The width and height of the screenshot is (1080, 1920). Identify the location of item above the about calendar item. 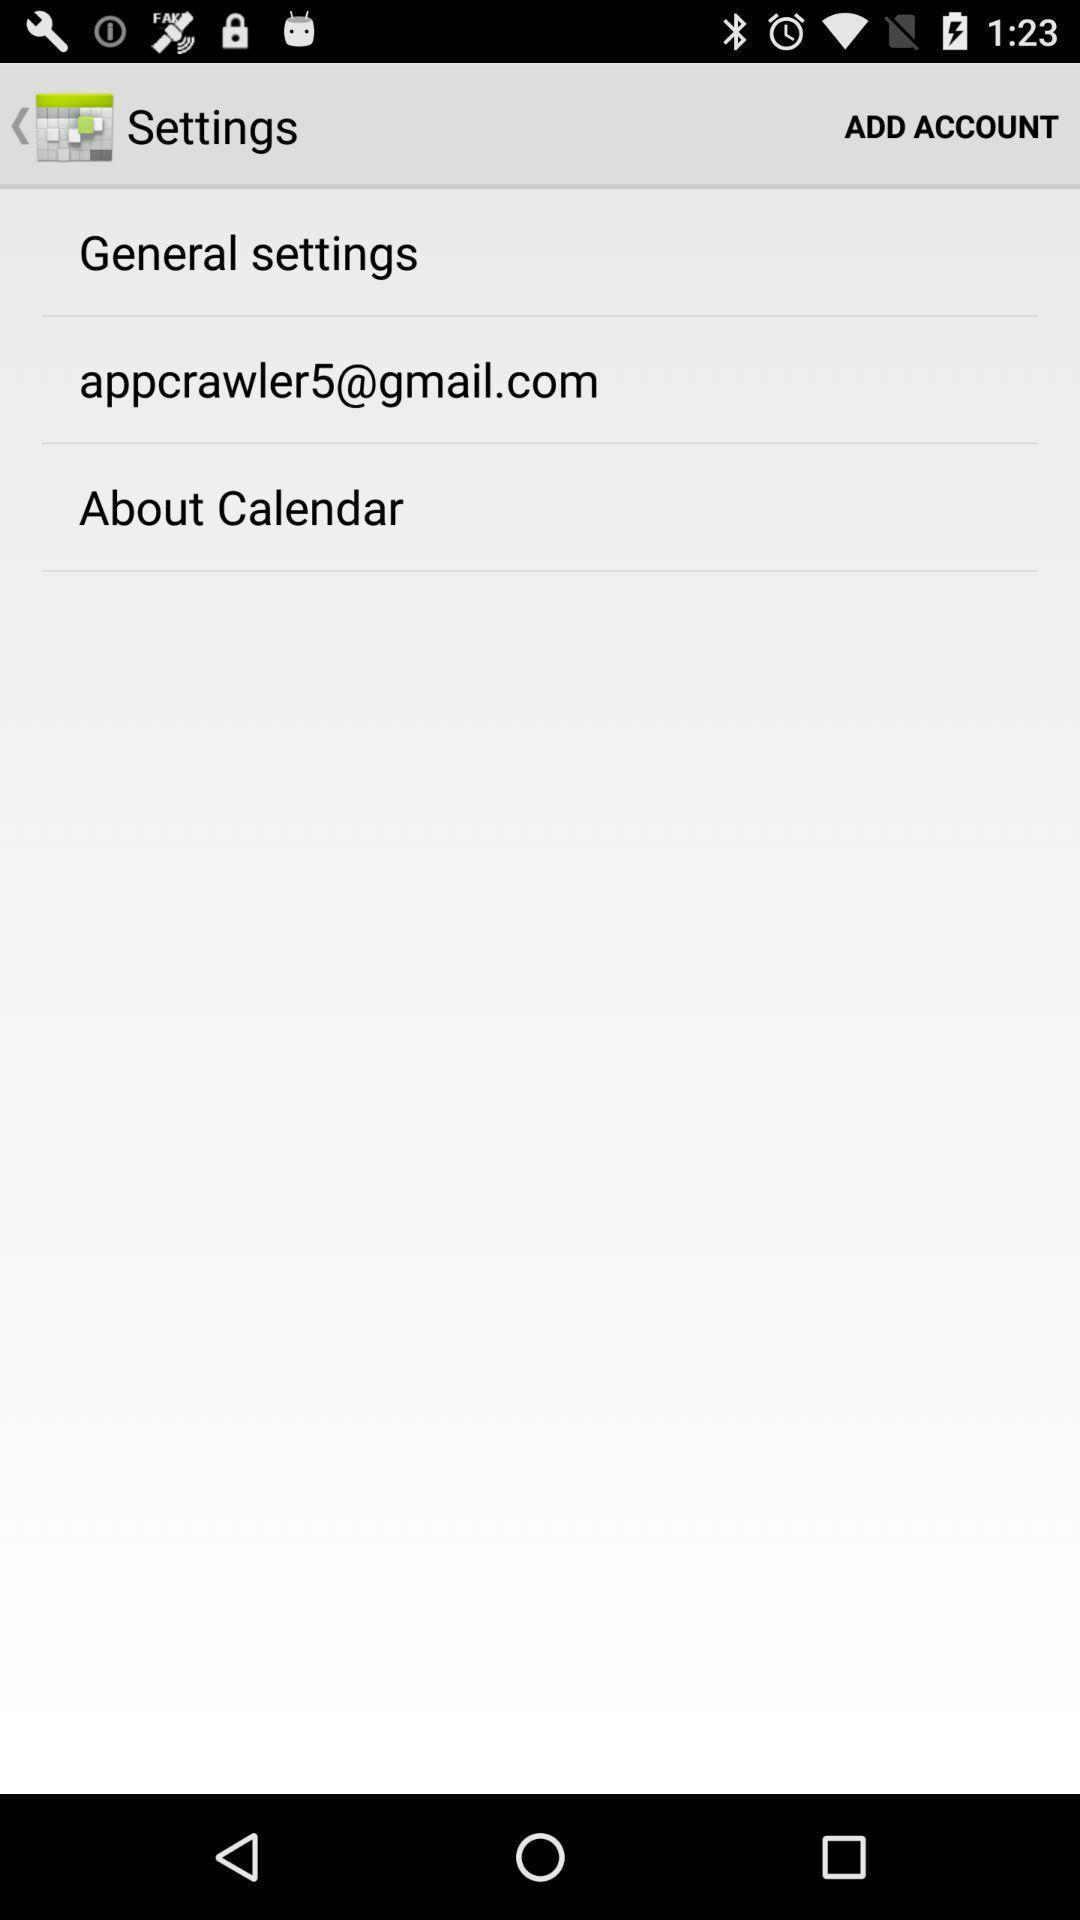
(338, 379).